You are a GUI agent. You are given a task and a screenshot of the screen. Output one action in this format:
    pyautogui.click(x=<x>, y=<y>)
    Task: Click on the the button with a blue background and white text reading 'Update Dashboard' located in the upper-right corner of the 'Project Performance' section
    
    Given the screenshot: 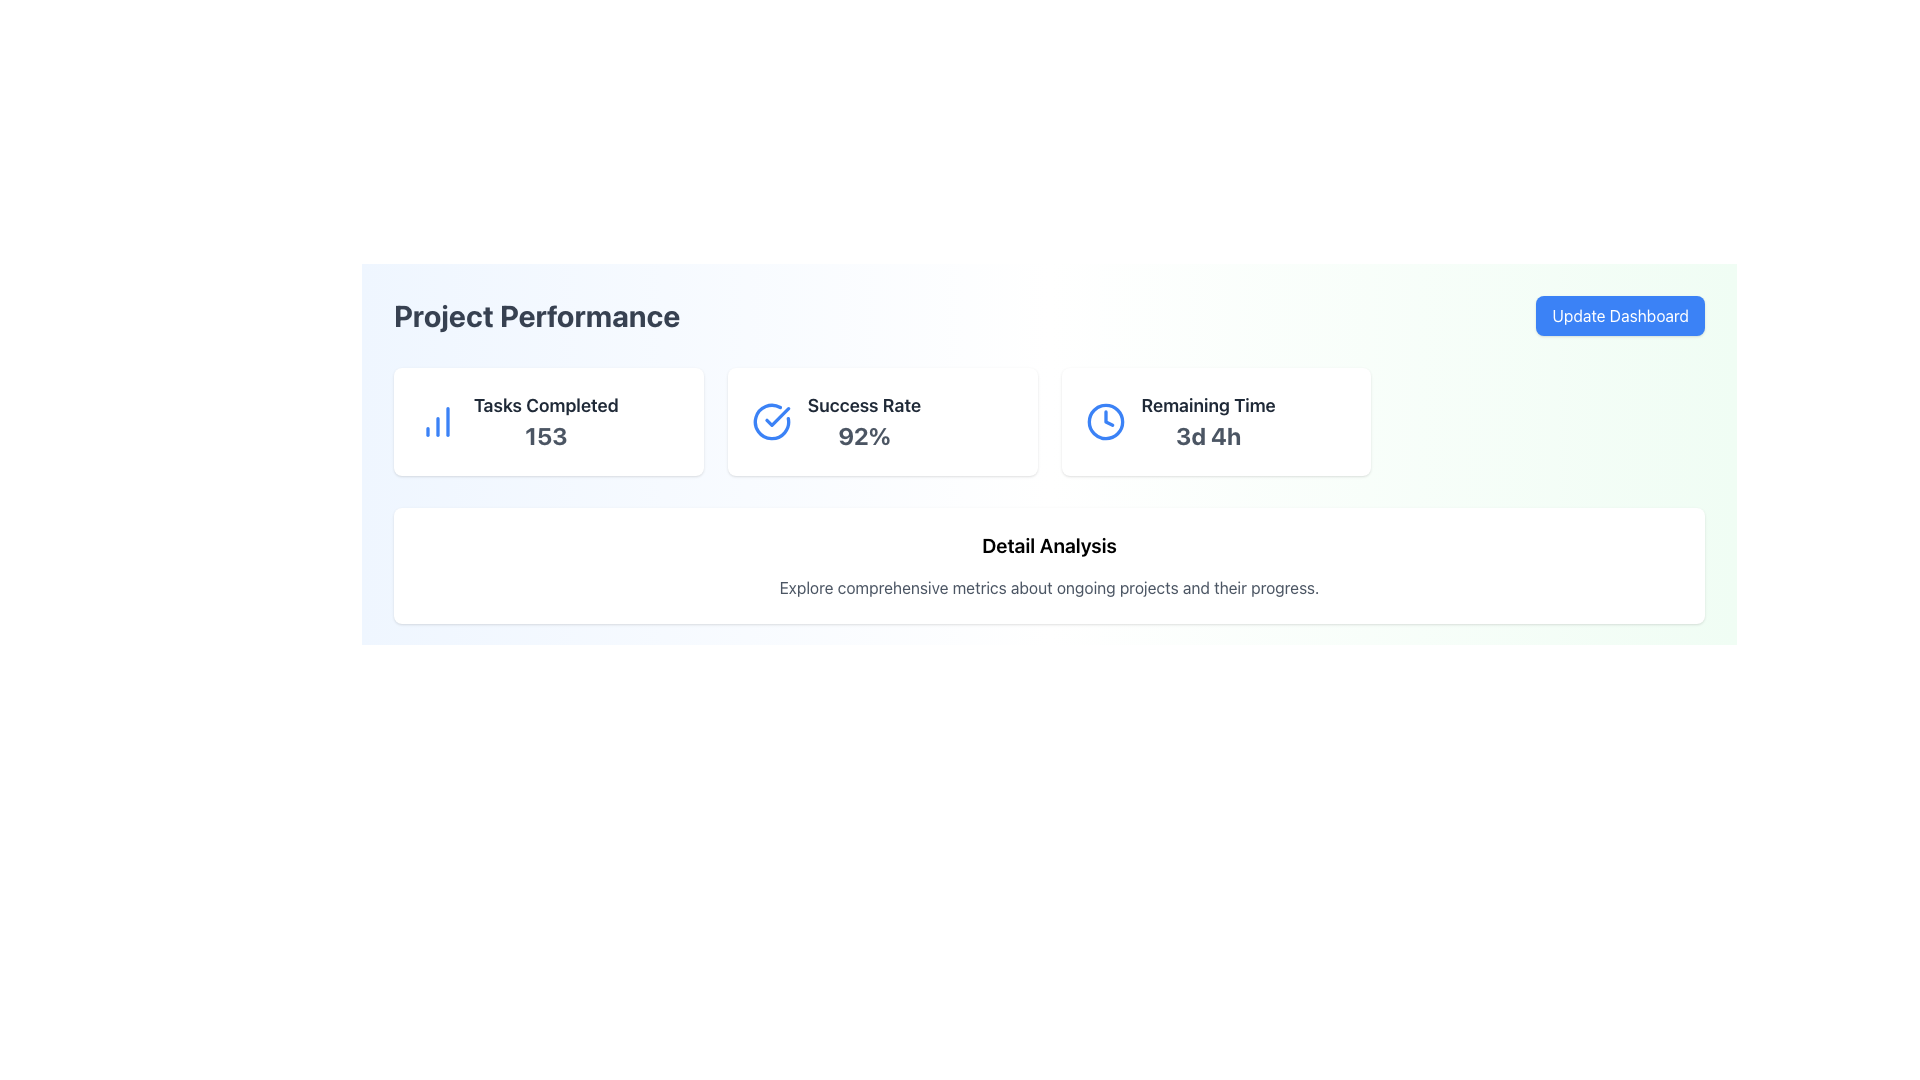 What is the action you would take?
    pyautogui.click(x=1620, y=315)
    